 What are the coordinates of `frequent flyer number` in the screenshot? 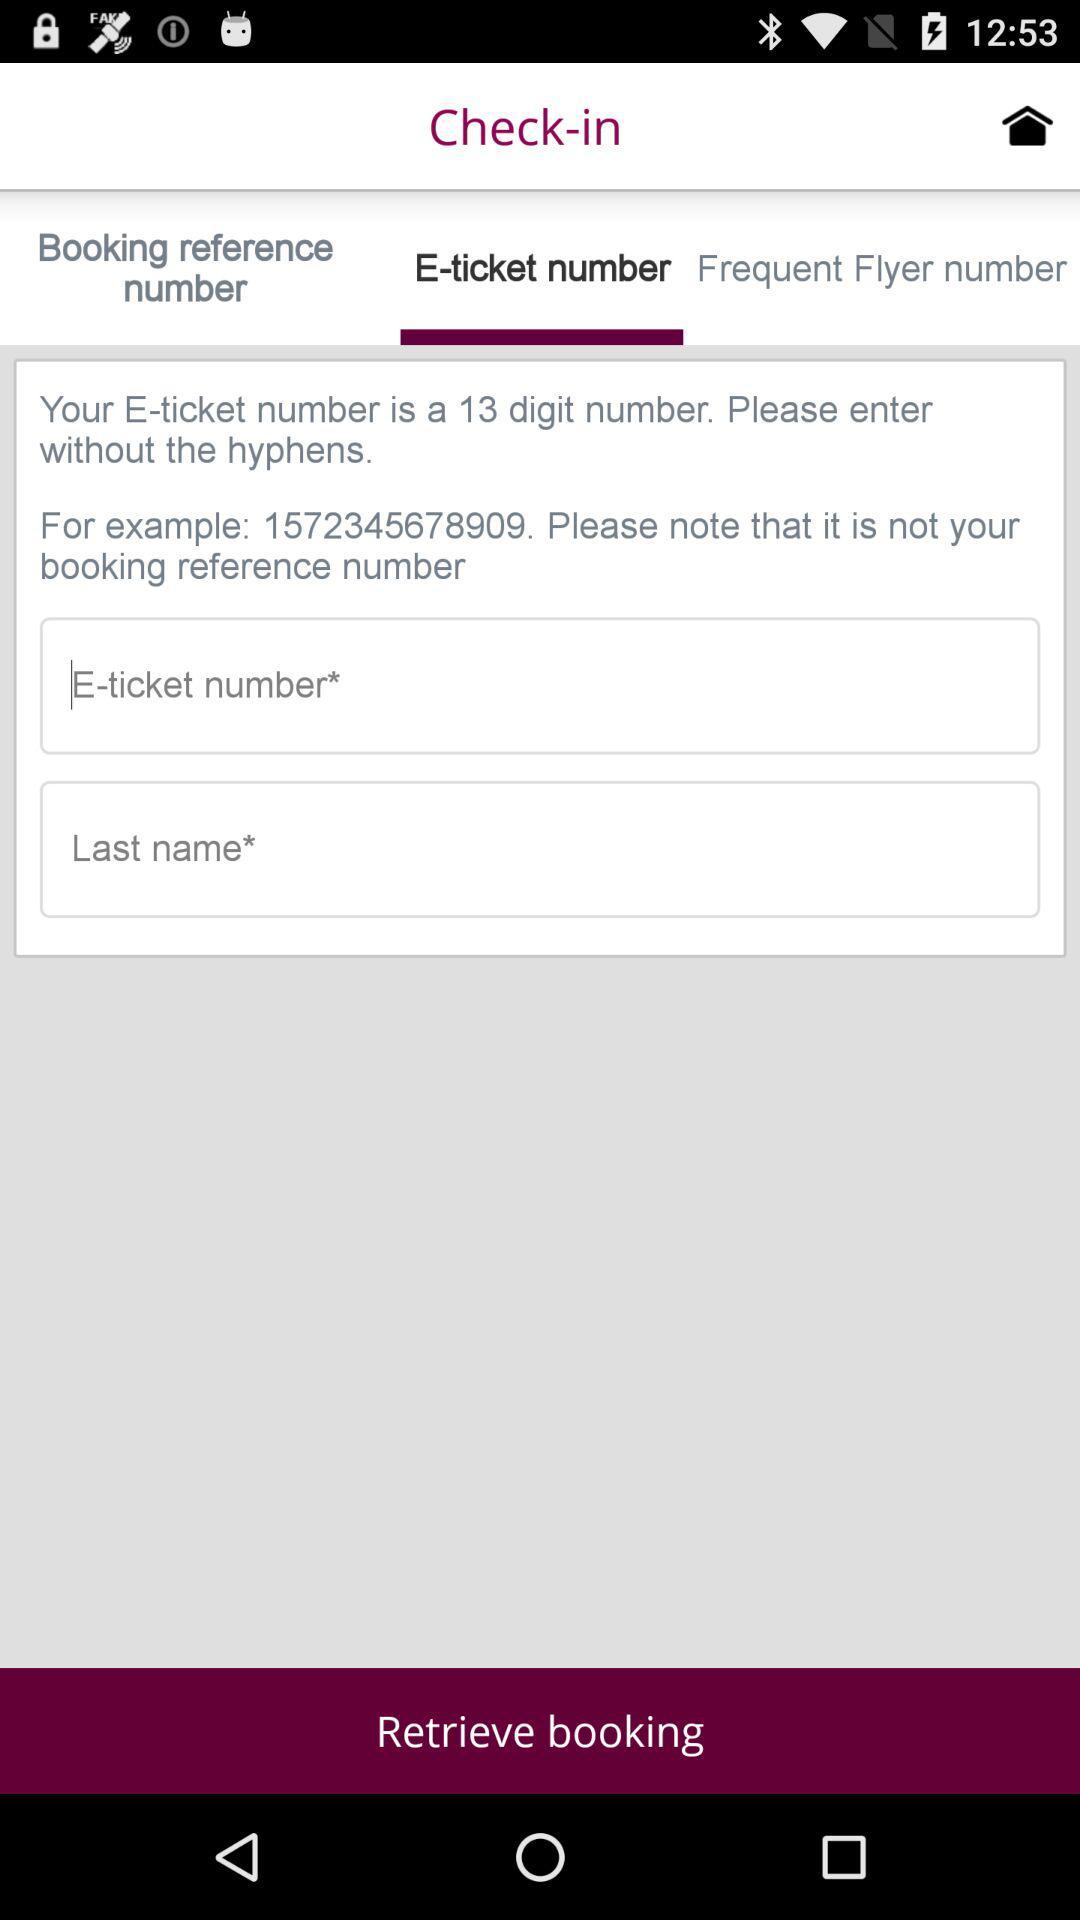 It's located at (880, 267).